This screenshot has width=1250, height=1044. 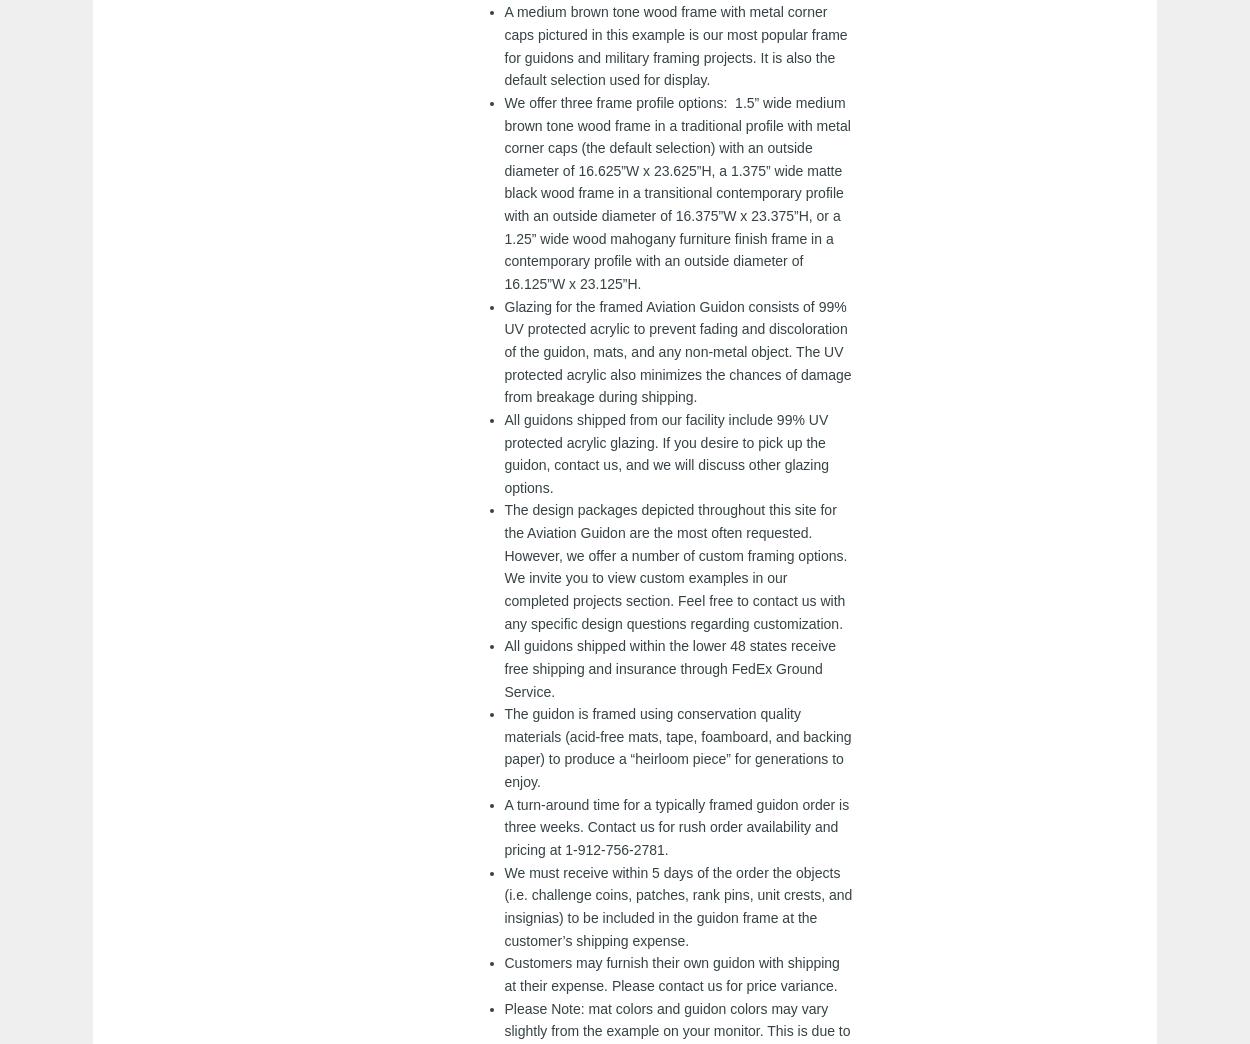 What do you see at coordinates (677, 748) in the screenshot?
I see `'The guidon is framed using conservation quality materials (acid-free mats, tape, foamboard, and backing paper) to produce a “heirloom piece” for generations to enjoy.'` at bounding box center [677, 748].